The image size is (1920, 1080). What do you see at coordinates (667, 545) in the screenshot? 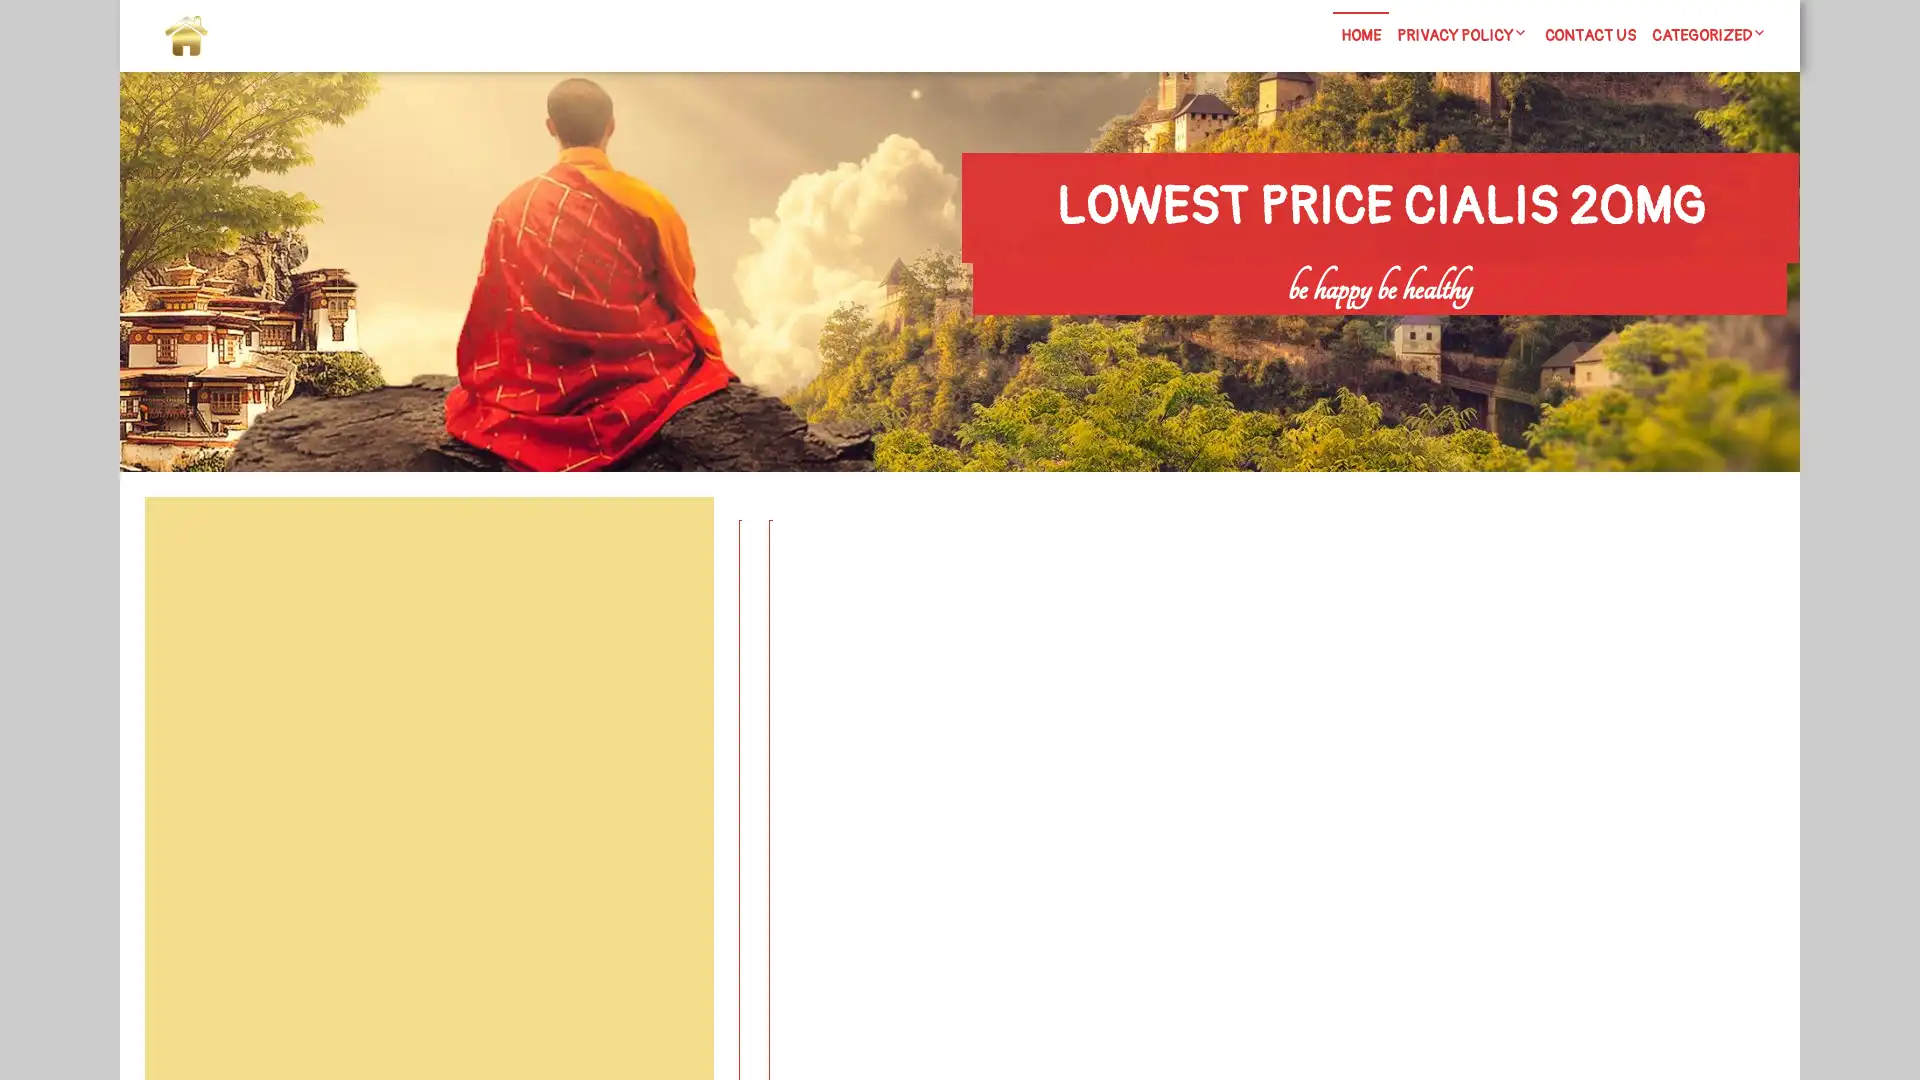
I see `Search` at bounding box center [667, 545].